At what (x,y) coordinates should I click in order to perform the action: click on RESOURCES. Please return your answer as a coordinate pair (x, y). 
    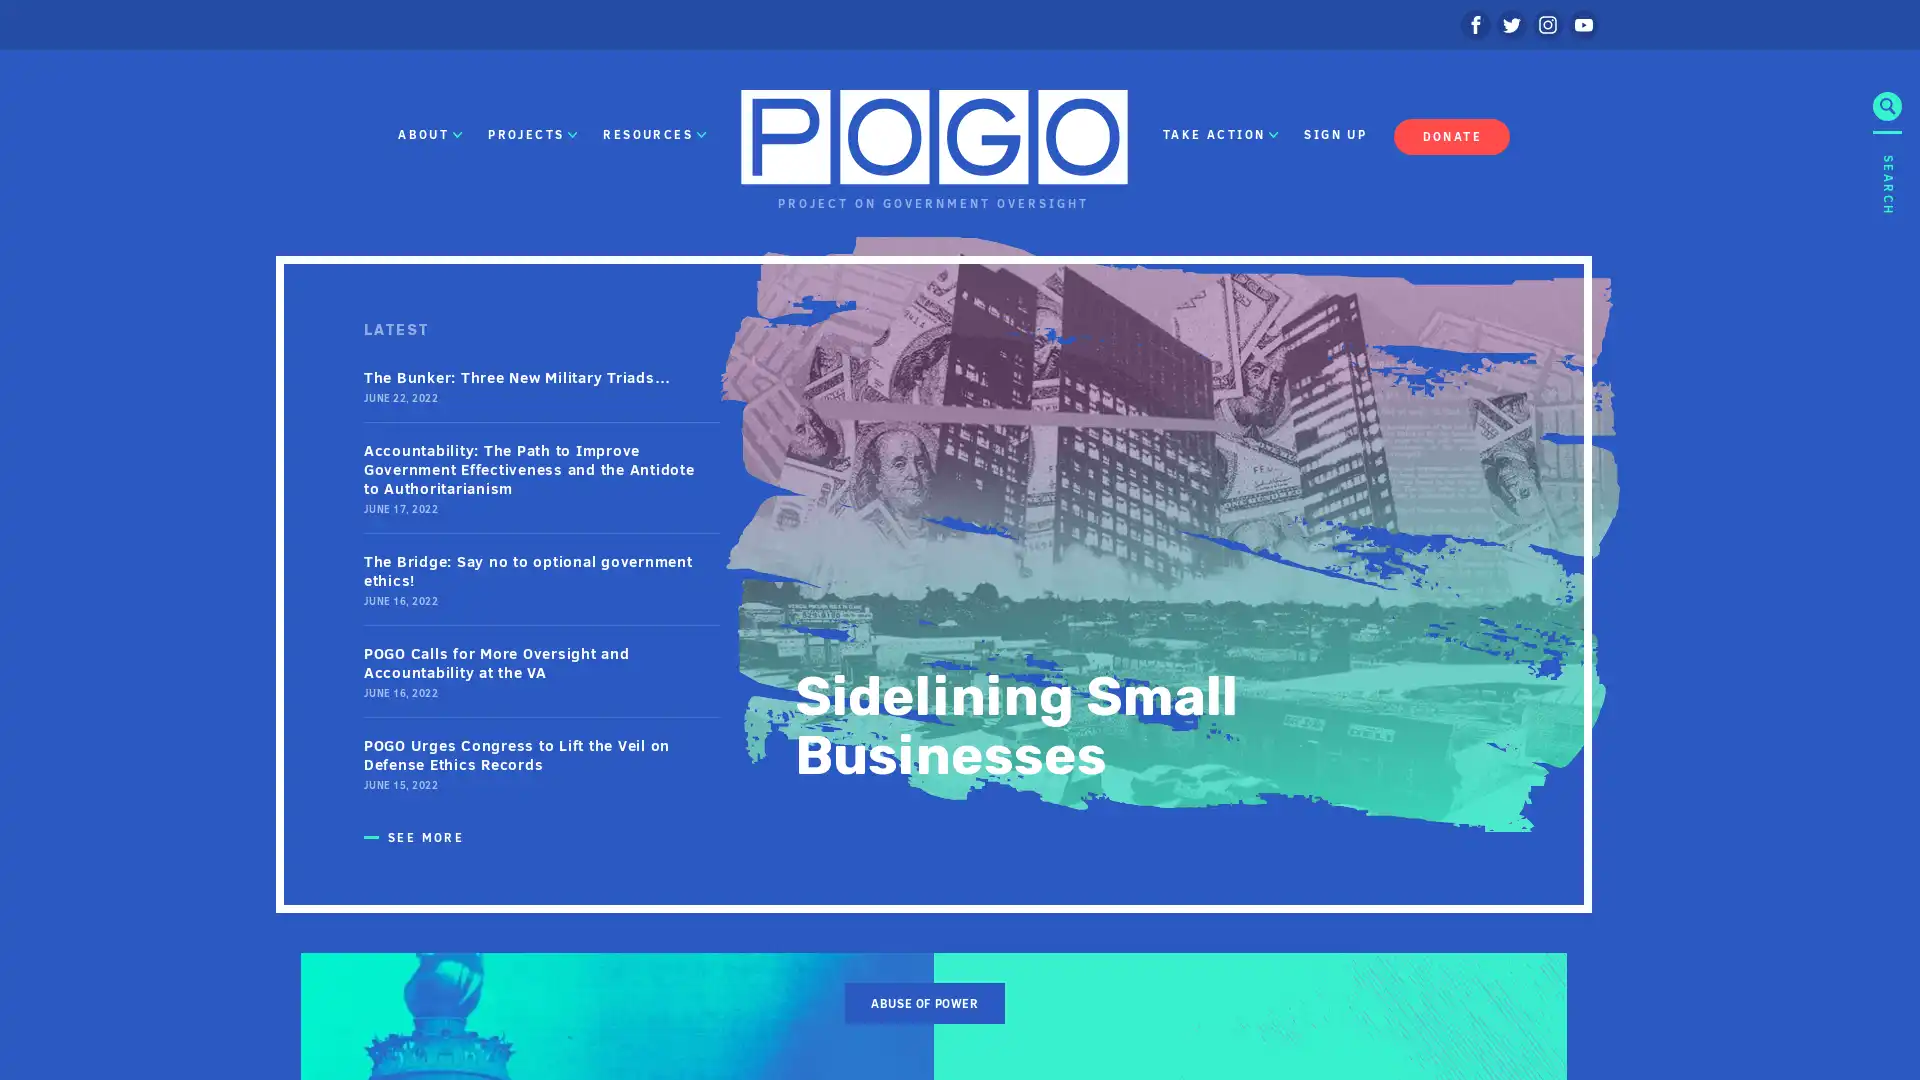
    Looking at the image, I should click on (654, 135).